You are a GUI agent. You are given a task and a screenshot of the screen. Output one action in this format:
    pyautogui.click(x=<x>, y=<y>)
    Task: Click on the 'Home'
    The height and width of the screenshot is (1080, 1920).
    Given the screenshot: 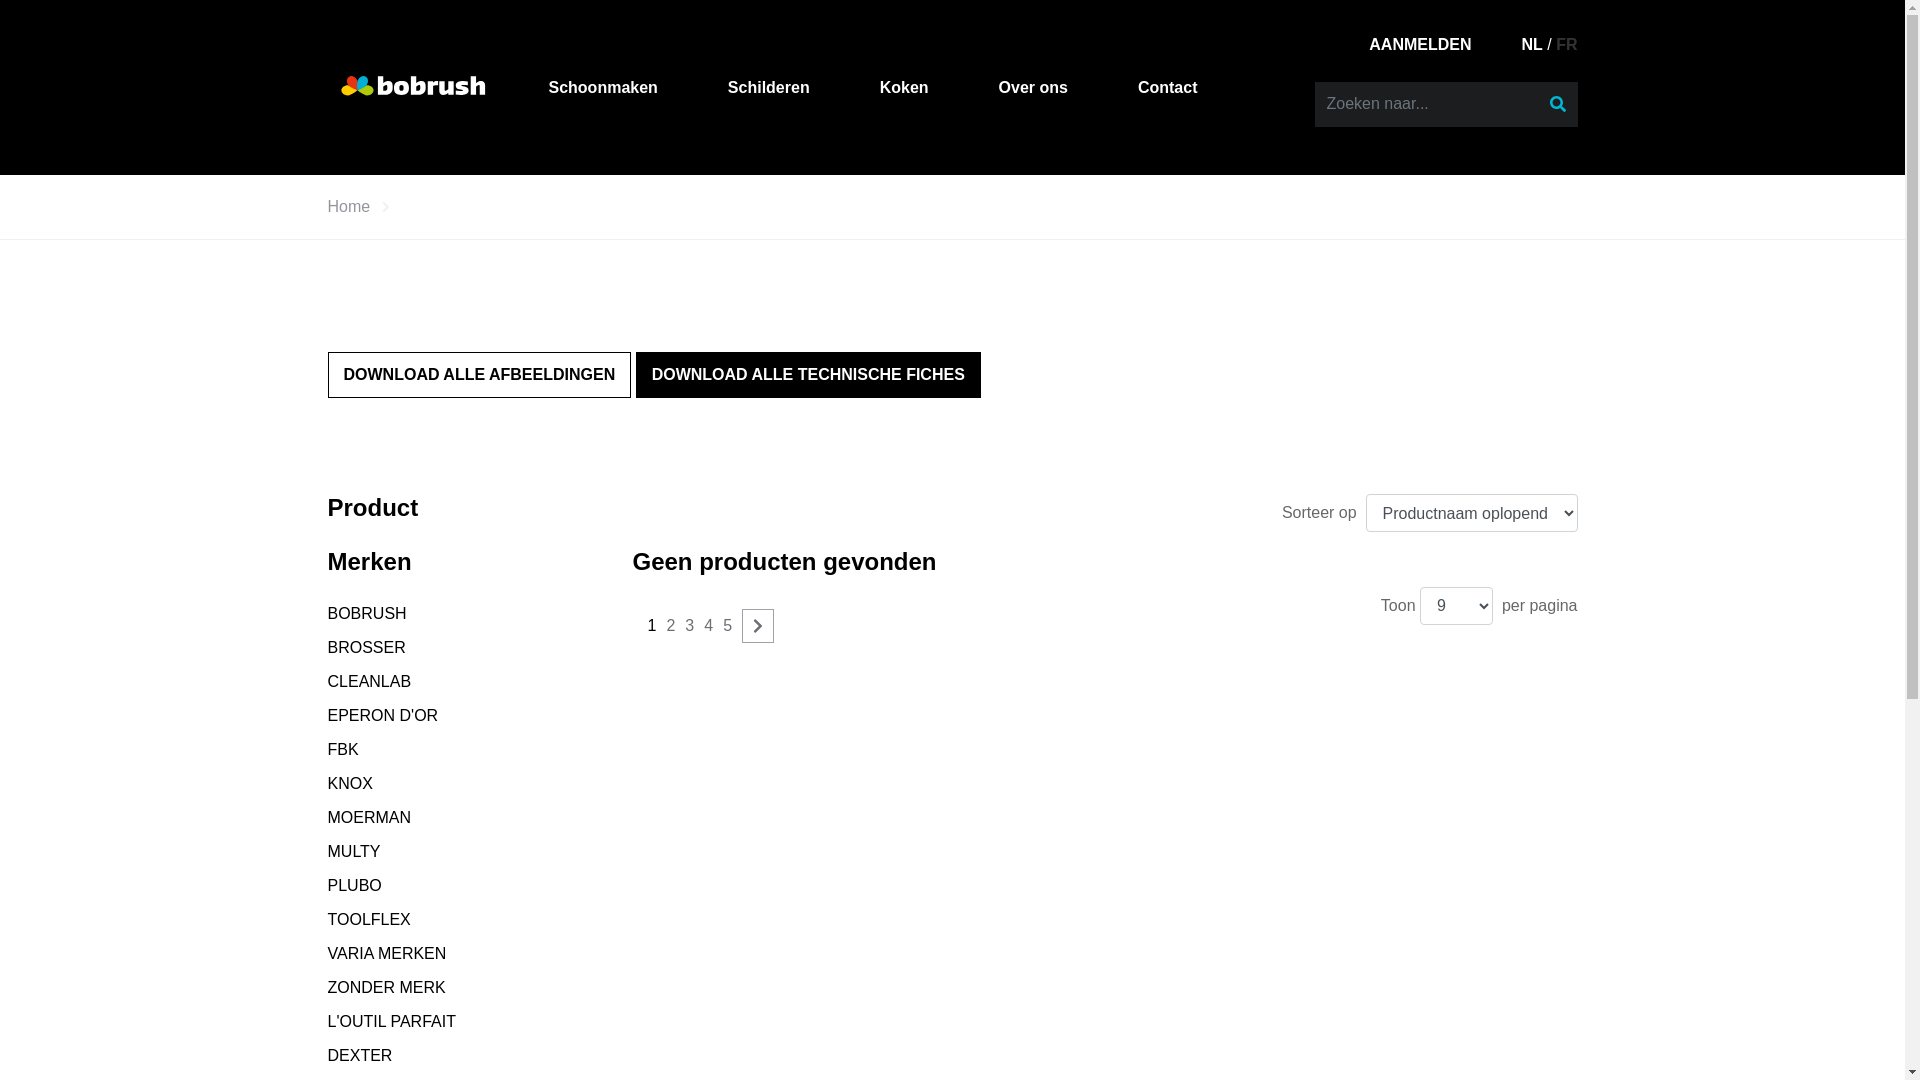 What is the action you would take?
    pyautogui.click(x=349, y=207)
    